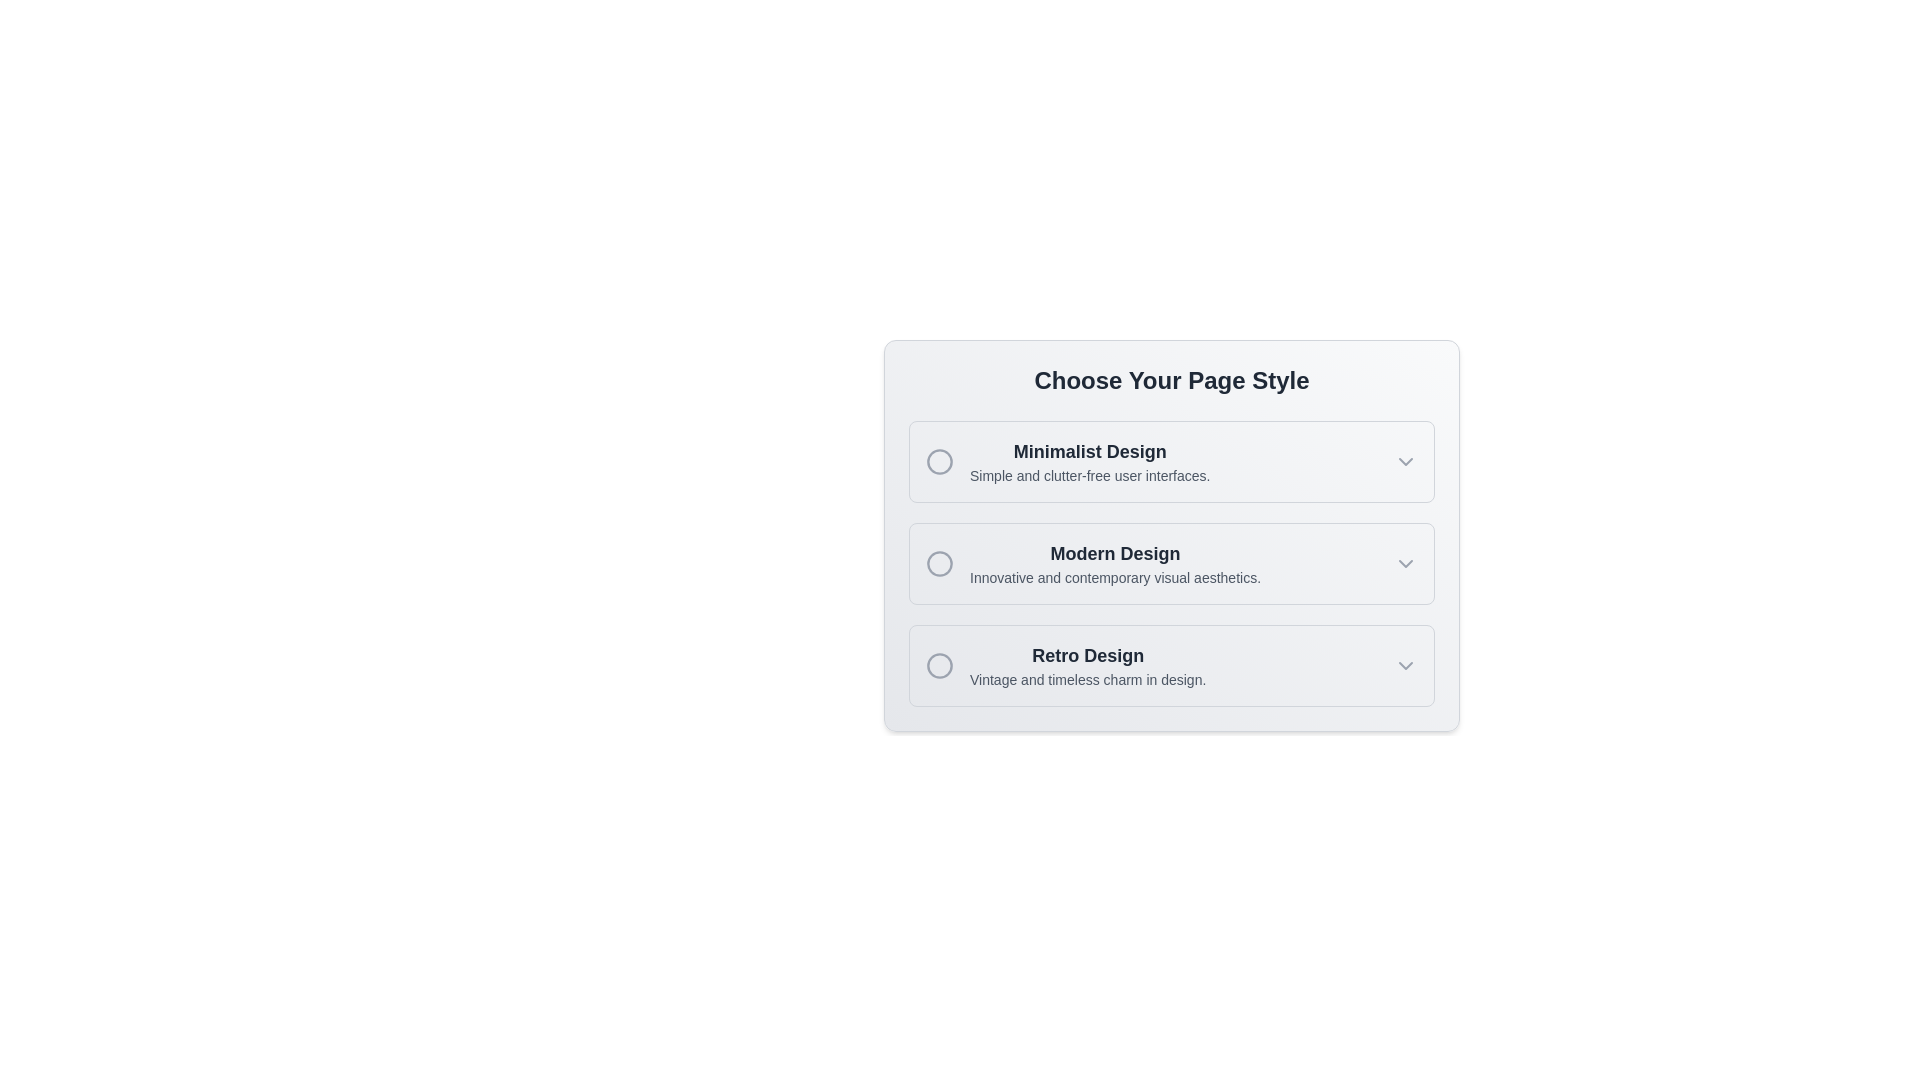 The height and width of the screenshot is (1080, 1920). Describe the element at coordinates (1065, 666) in the screenshot. I see `the text label describing the retro design option, which is the third selectable option under the 'Choose Your Page Style' section` at that location.